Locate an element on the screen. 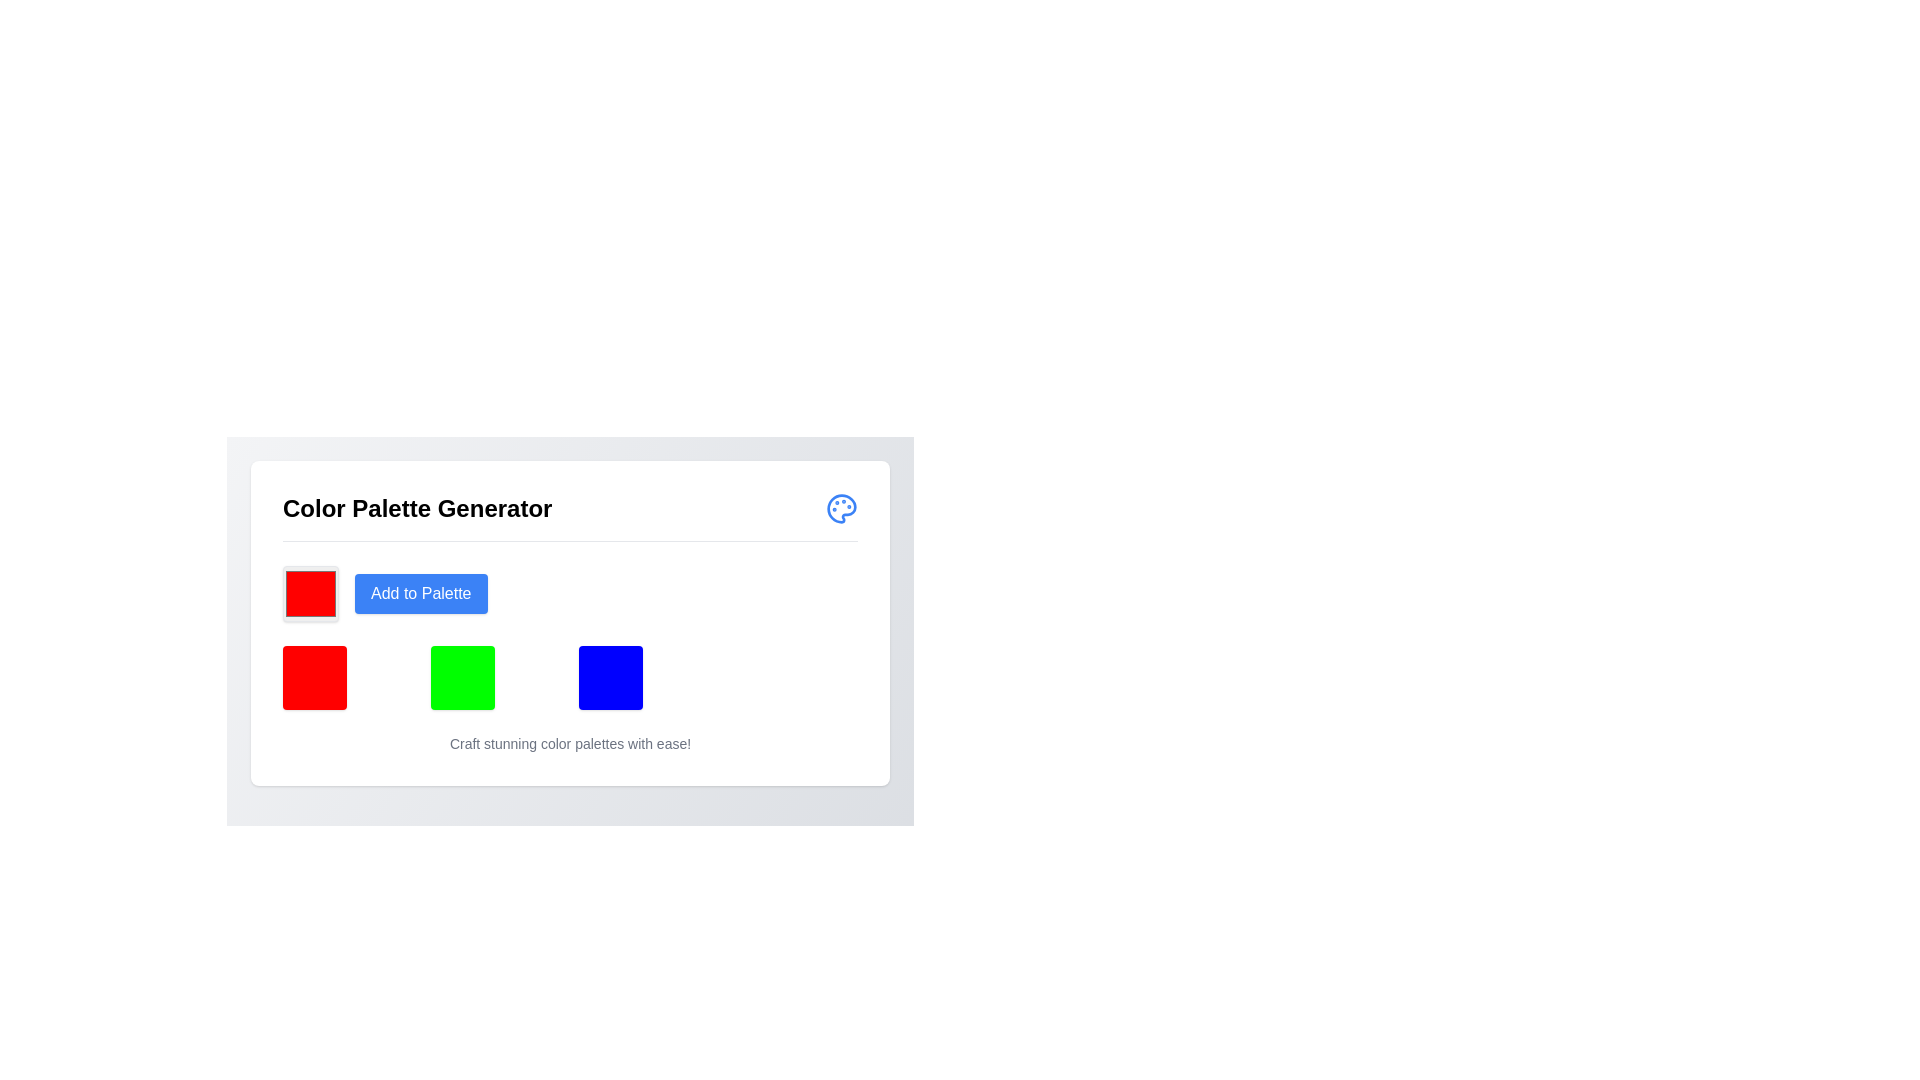 This screenshot has height=1080, width=1920. the painter's palette icon located at the top-right corner of the 'Color Palette Generator' section, adjacent to the title text 'Color Palette Generator' is located at coordinates (841, 508).